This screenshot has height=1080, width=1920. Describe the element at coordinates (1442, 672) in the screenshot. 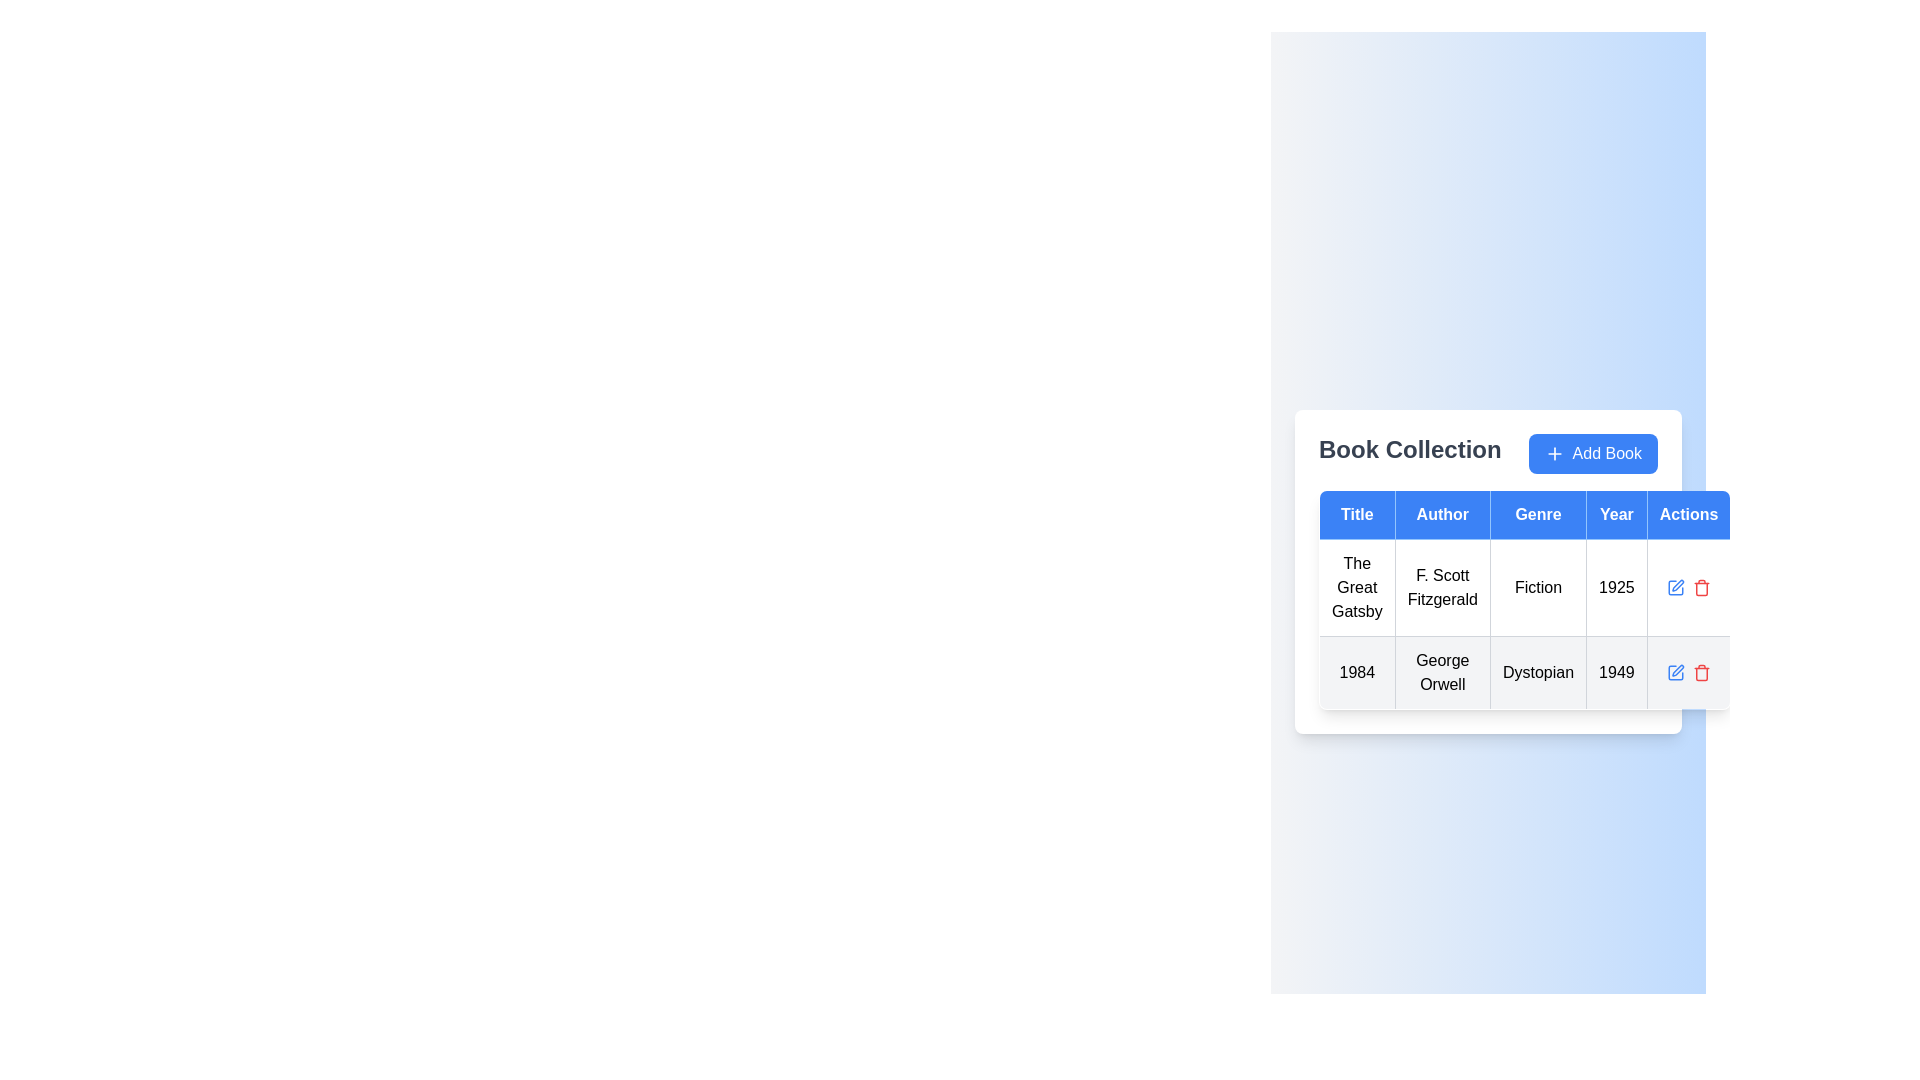

I see `the Text Display Field that shows the author of the book '1984', located in the second cell under the 'Author' header in the table` at that location.